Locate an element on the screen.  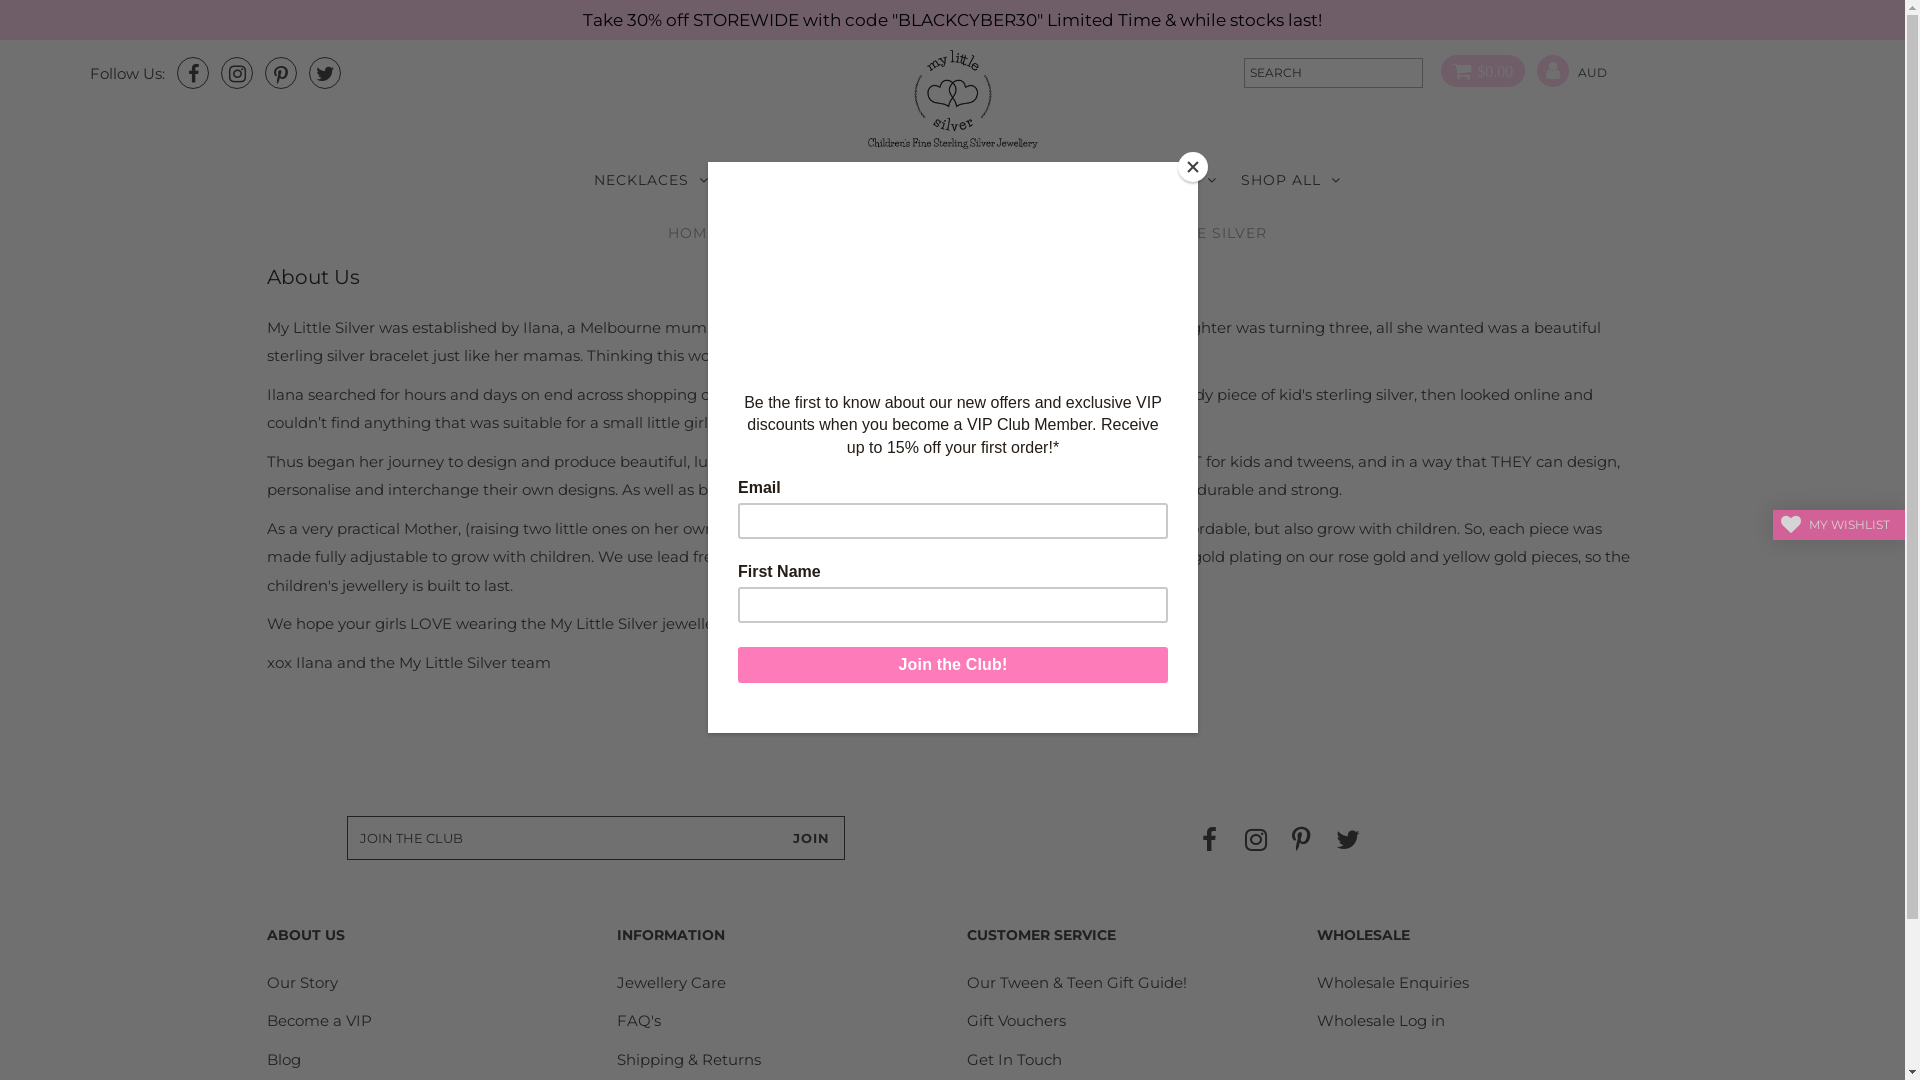
'MY WISHLIST' is located at coordinates (1772, 523).